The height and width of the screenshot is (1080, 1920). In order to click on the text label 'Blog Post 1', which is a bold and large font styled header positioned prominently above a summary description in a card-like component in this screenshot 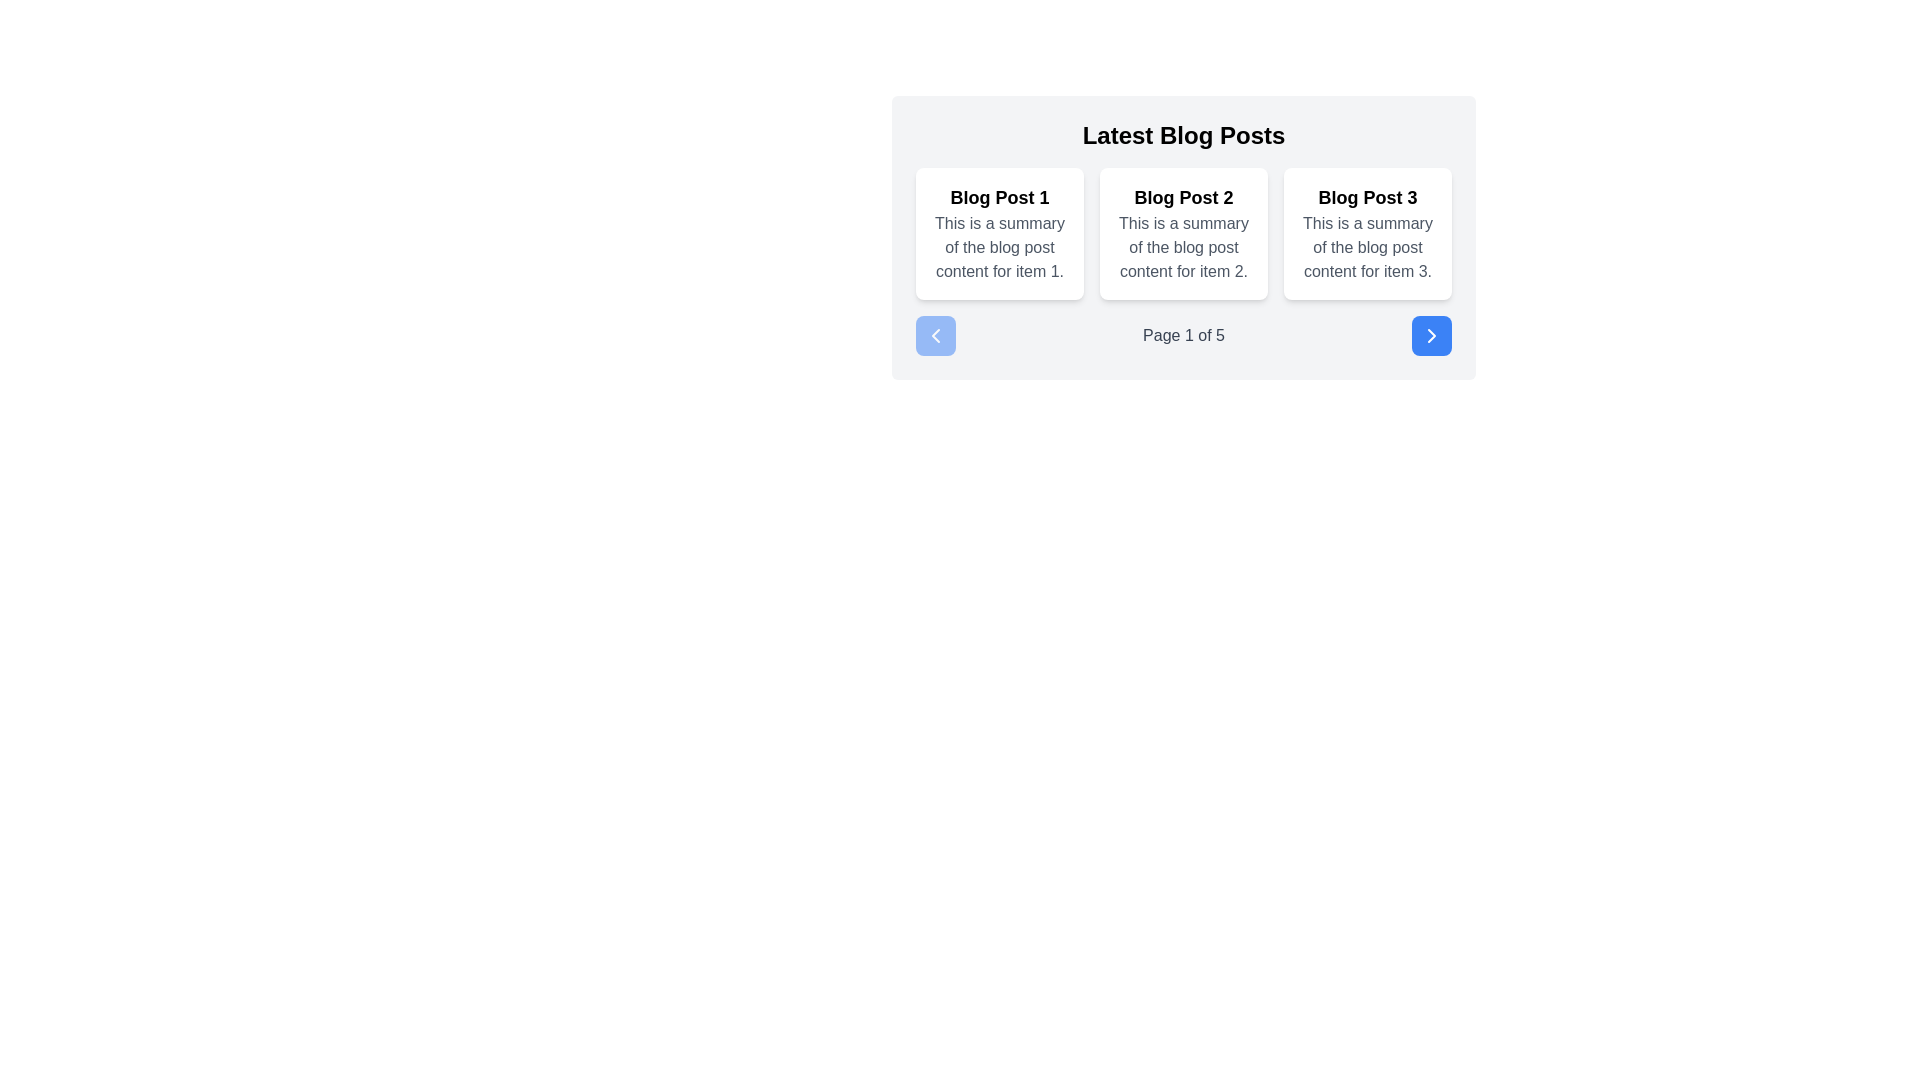, I will do `click(999, 197)`.